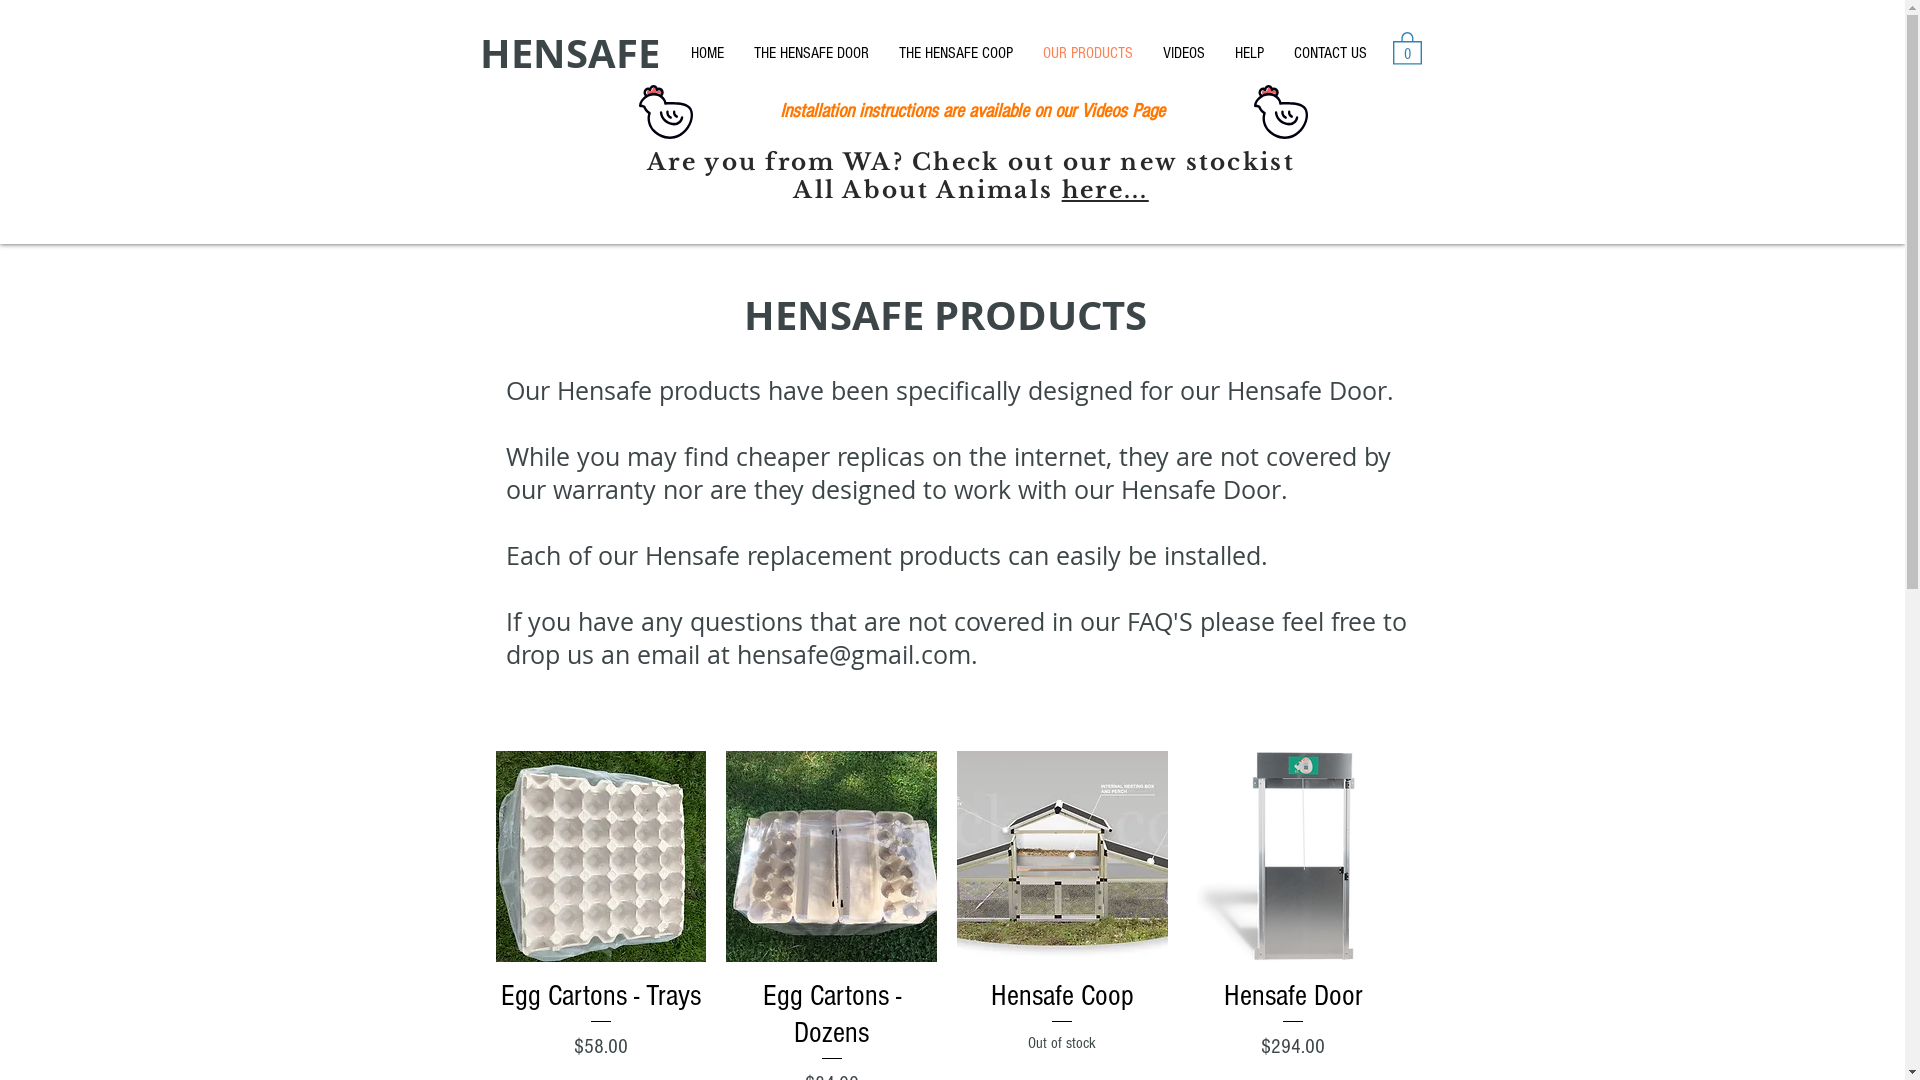 This screenshot has width=1920, height=1080. I want to click on 'OUR PRODUCTS', so click(1087, 52).